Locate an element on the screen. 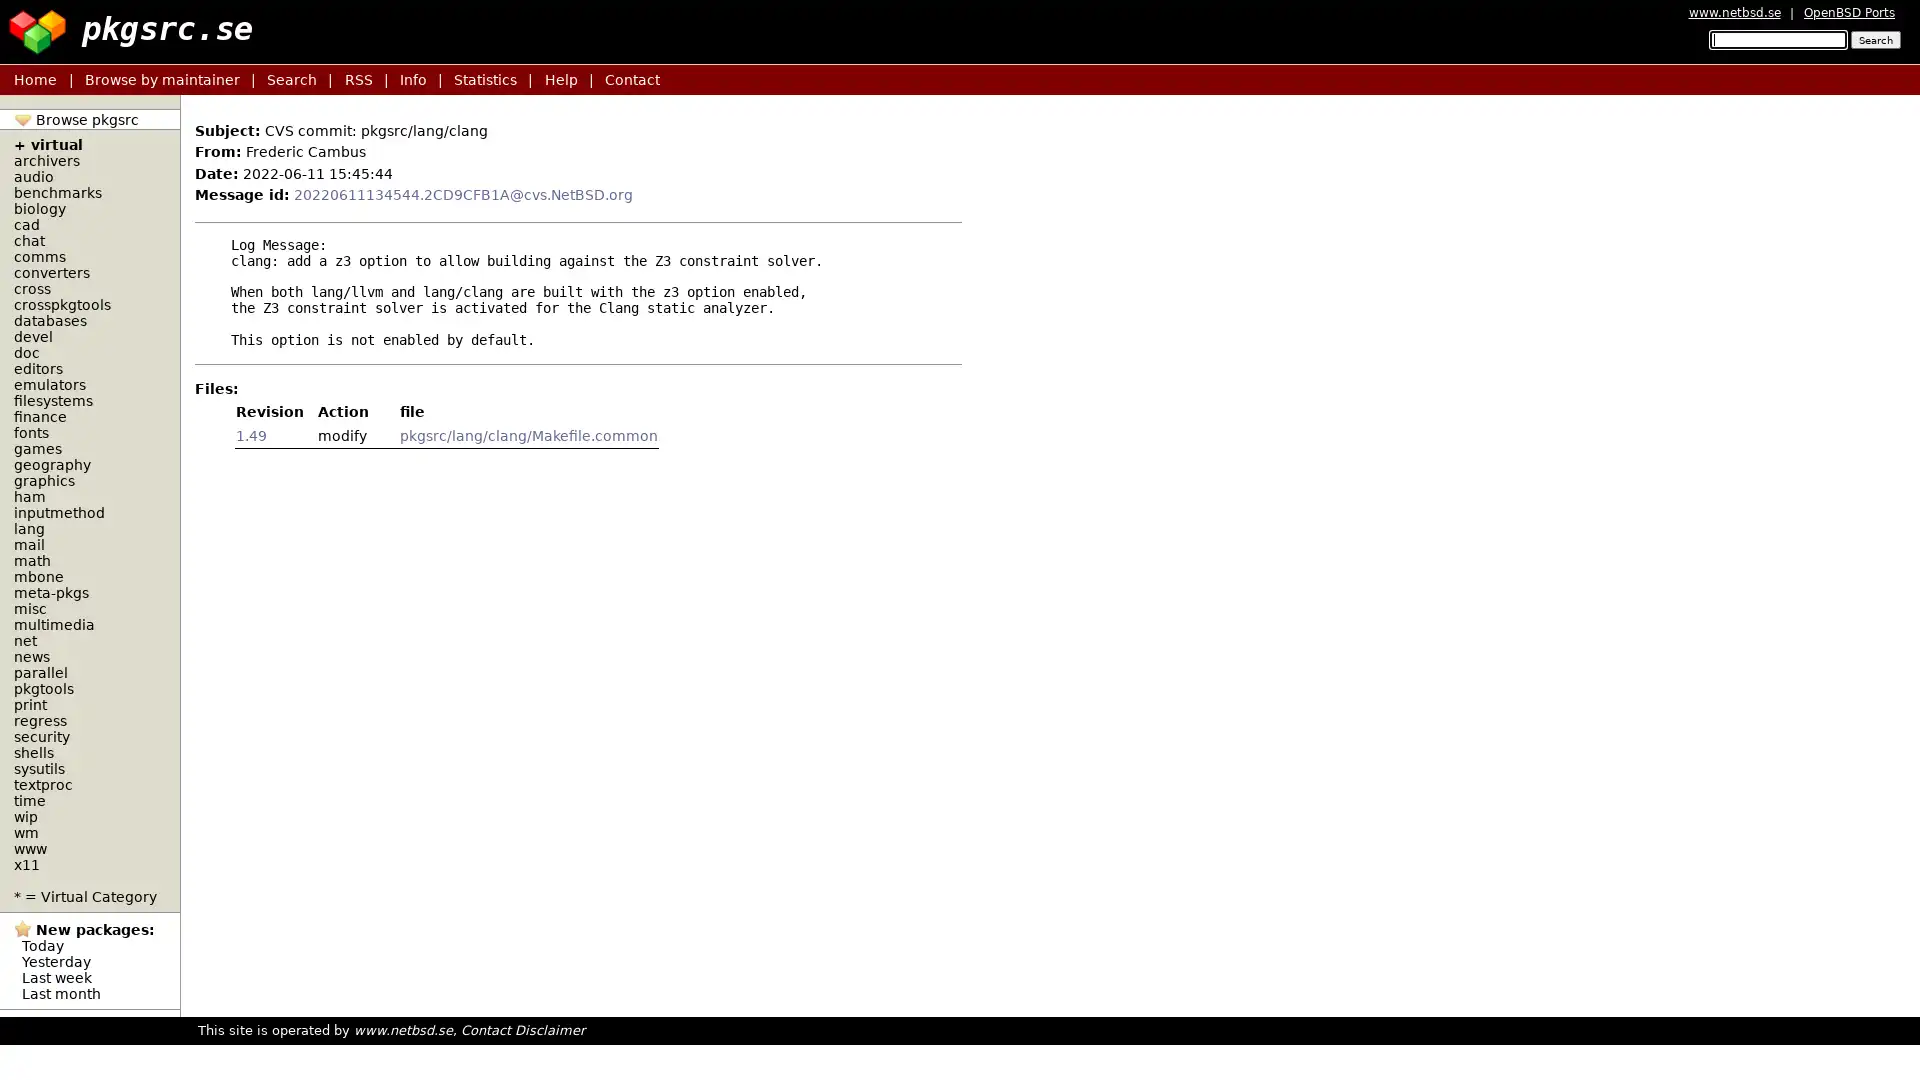 This screenshot has width=1920, height=1080. Search is located at coordinates (1874, 39).